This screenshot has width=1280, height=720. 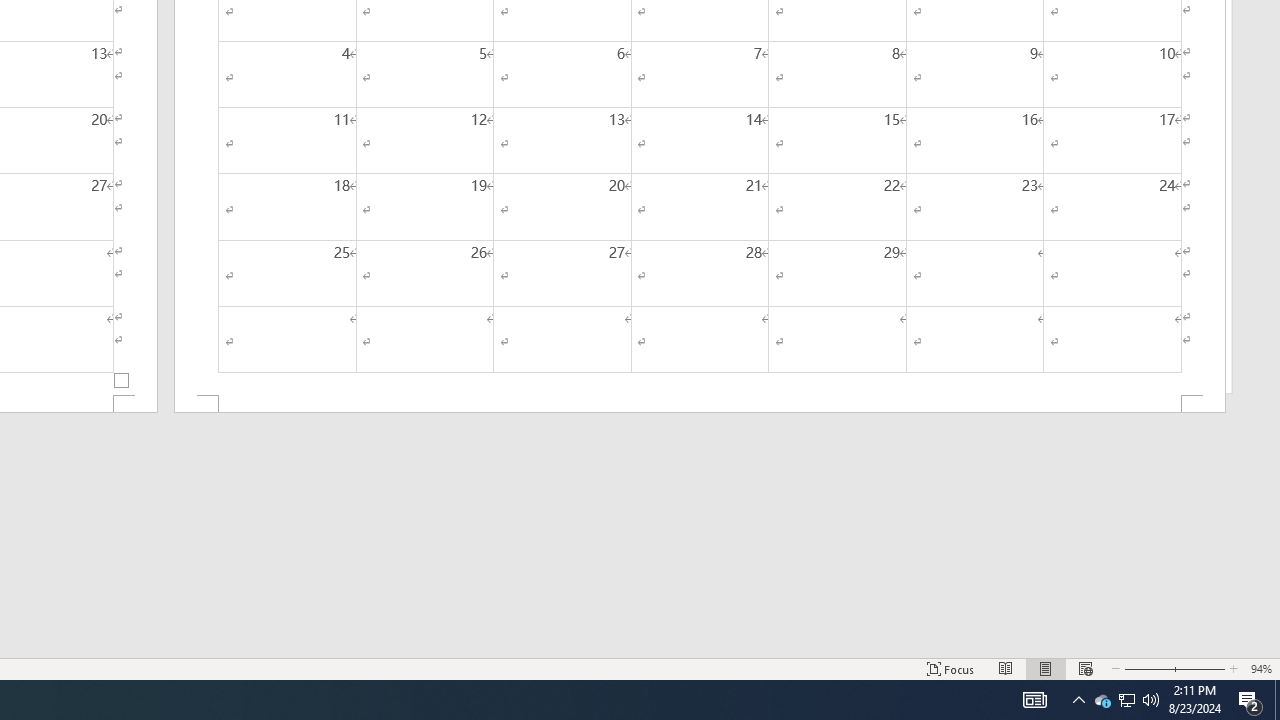 I want to click on 'Footer -Section 2-', so click(x=700, y=404).